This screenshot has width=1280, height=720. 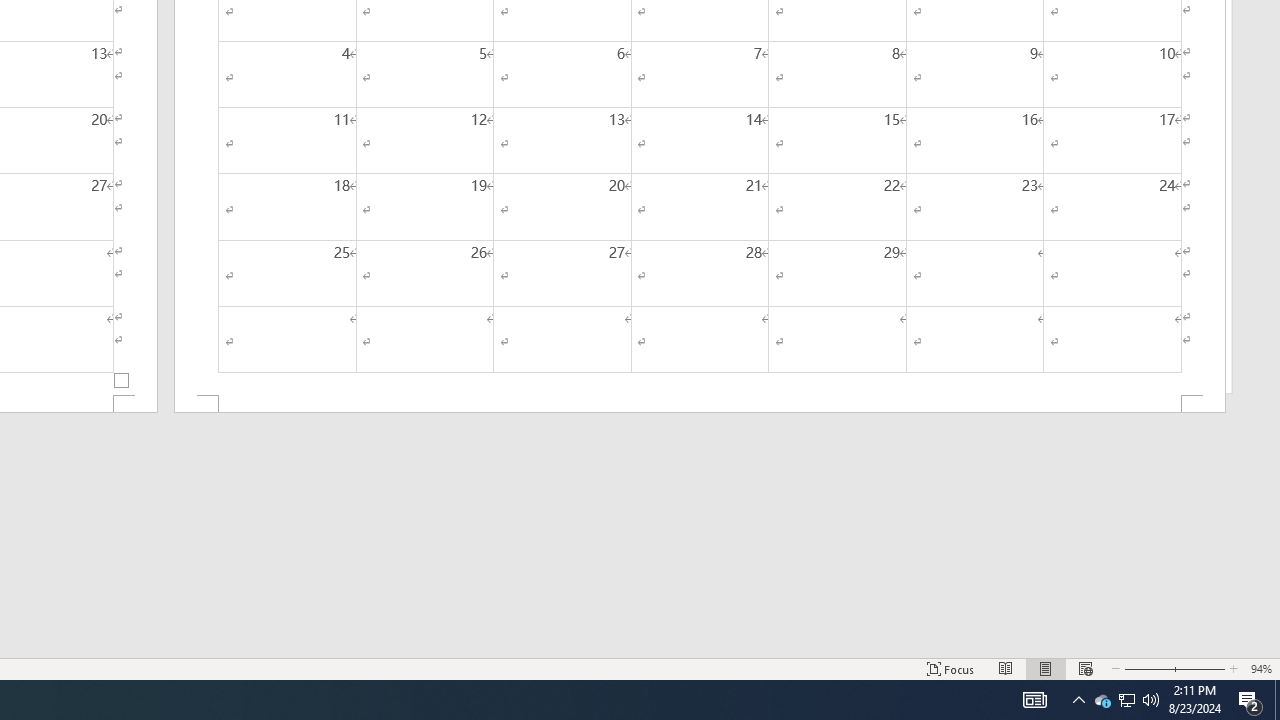 I want to click on 'Footer -Section 2-', so click(x=700, y=404).